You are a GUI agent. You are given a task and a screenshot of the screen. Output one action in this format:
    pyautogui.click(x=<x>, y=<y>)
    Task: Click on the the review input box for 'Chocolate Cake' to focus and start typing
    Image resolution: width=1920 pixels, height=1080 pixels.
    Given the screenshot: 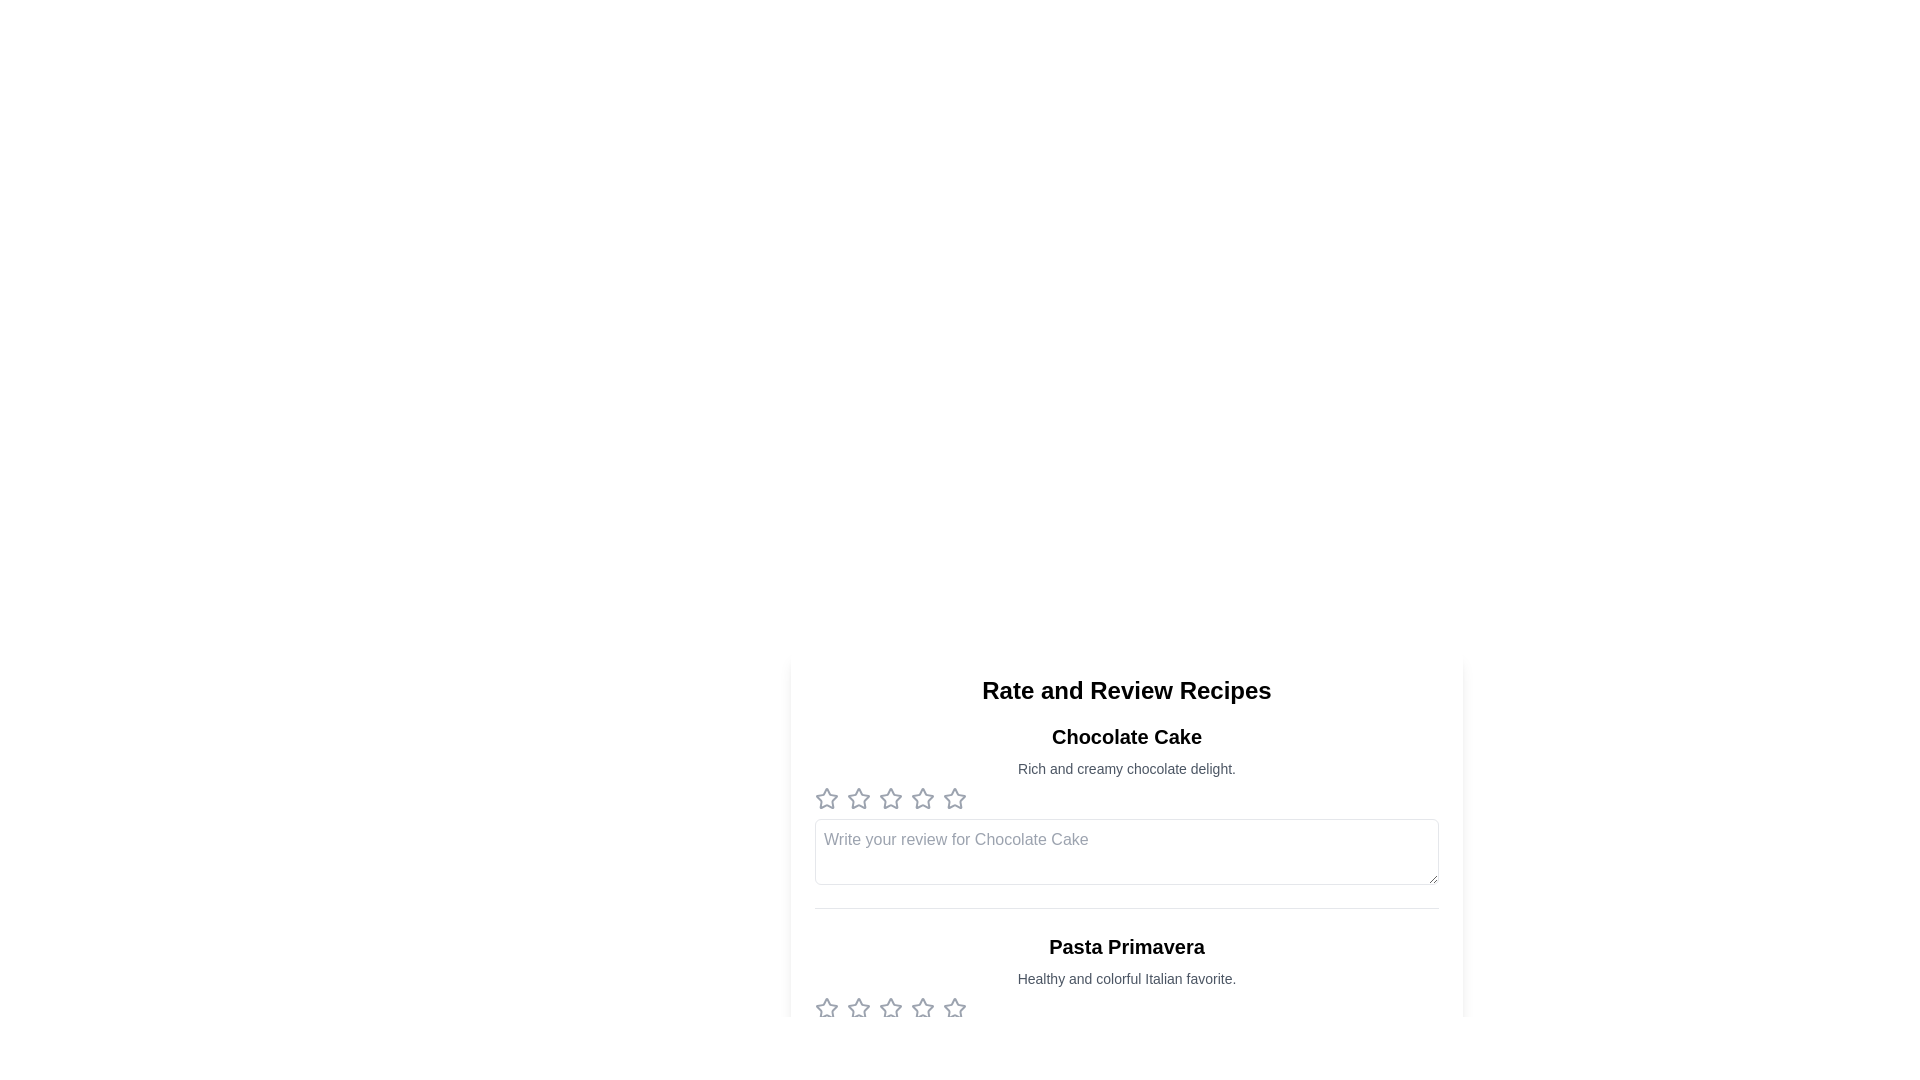 What is the action you would take?
    pyautogui.click(x=1127, y=852)
    